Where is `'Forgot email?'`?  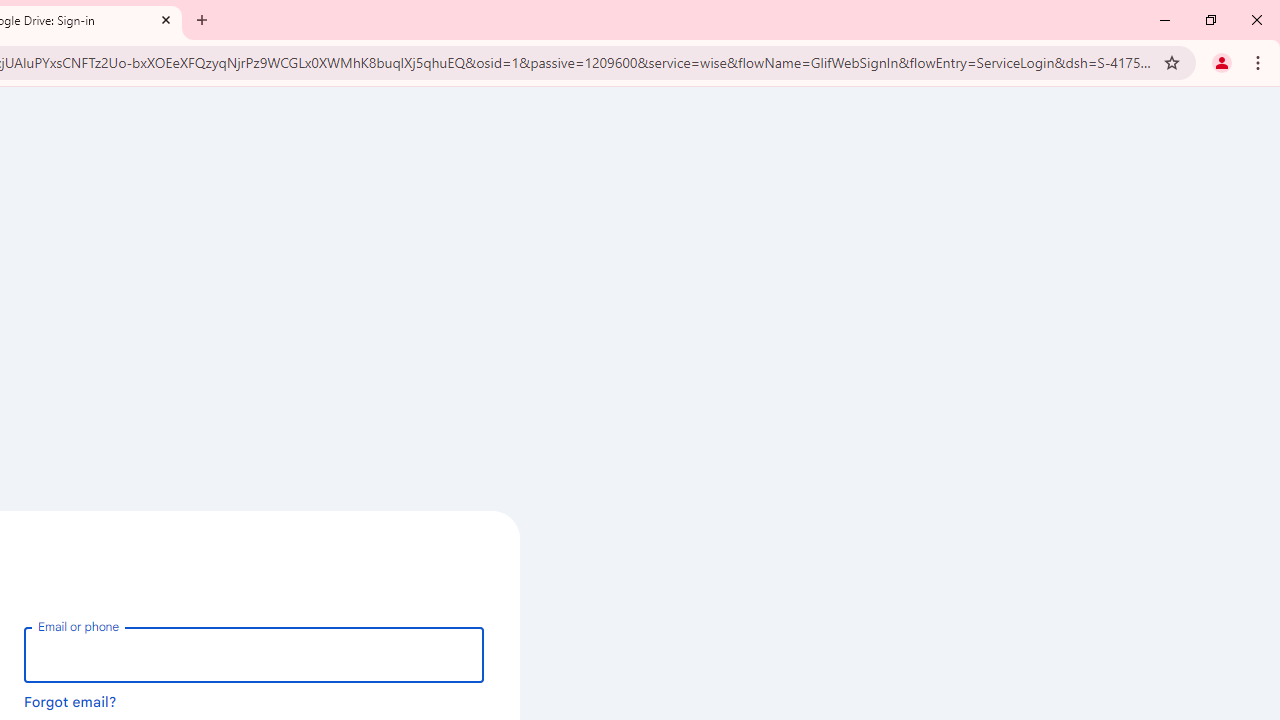
'Forgot email?' is located at coordinates (70, 700).